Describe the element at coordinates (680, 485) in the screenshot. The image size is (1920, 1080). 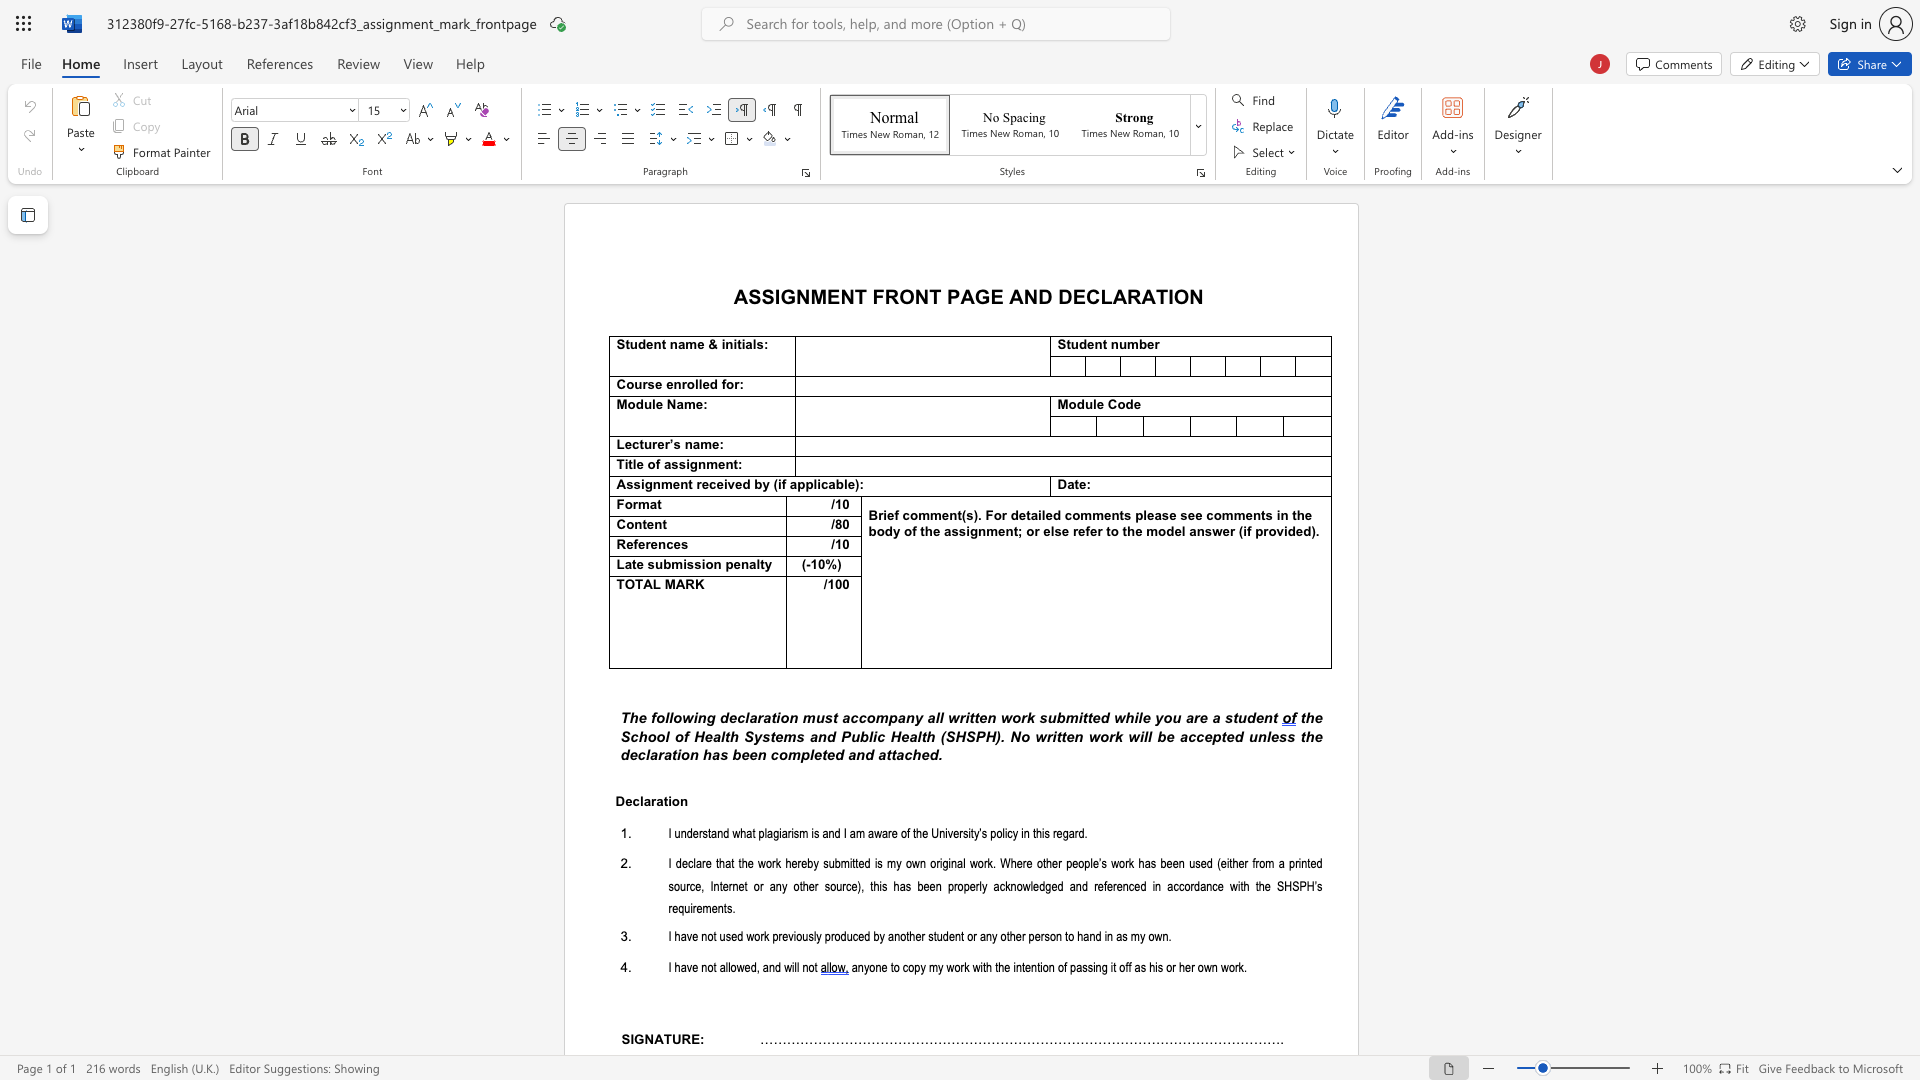
I see `the subset text "nt r" within the text "Assignment received by"` at that location.